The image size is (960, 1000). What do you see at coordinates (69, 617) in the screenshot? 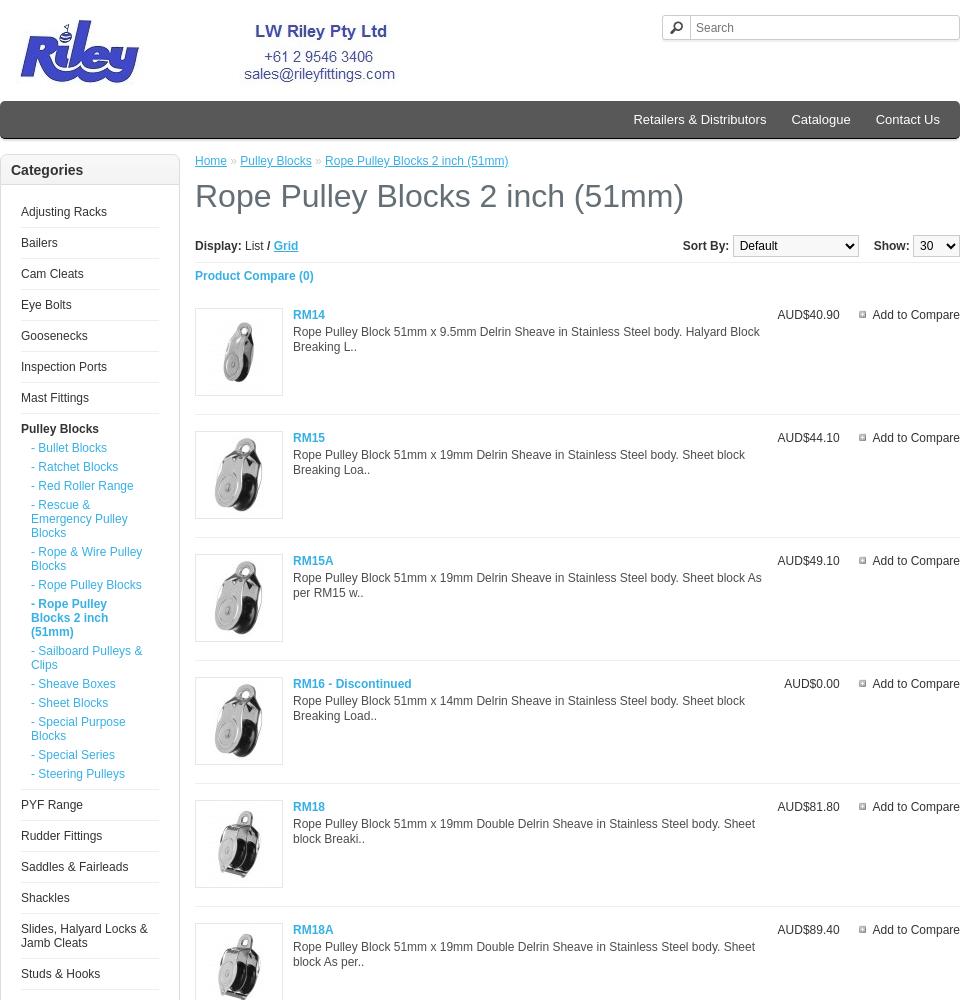
I see `'- Rope Pulley Blocks 2 inch (51mm)'` at bounding box center [69, 617].